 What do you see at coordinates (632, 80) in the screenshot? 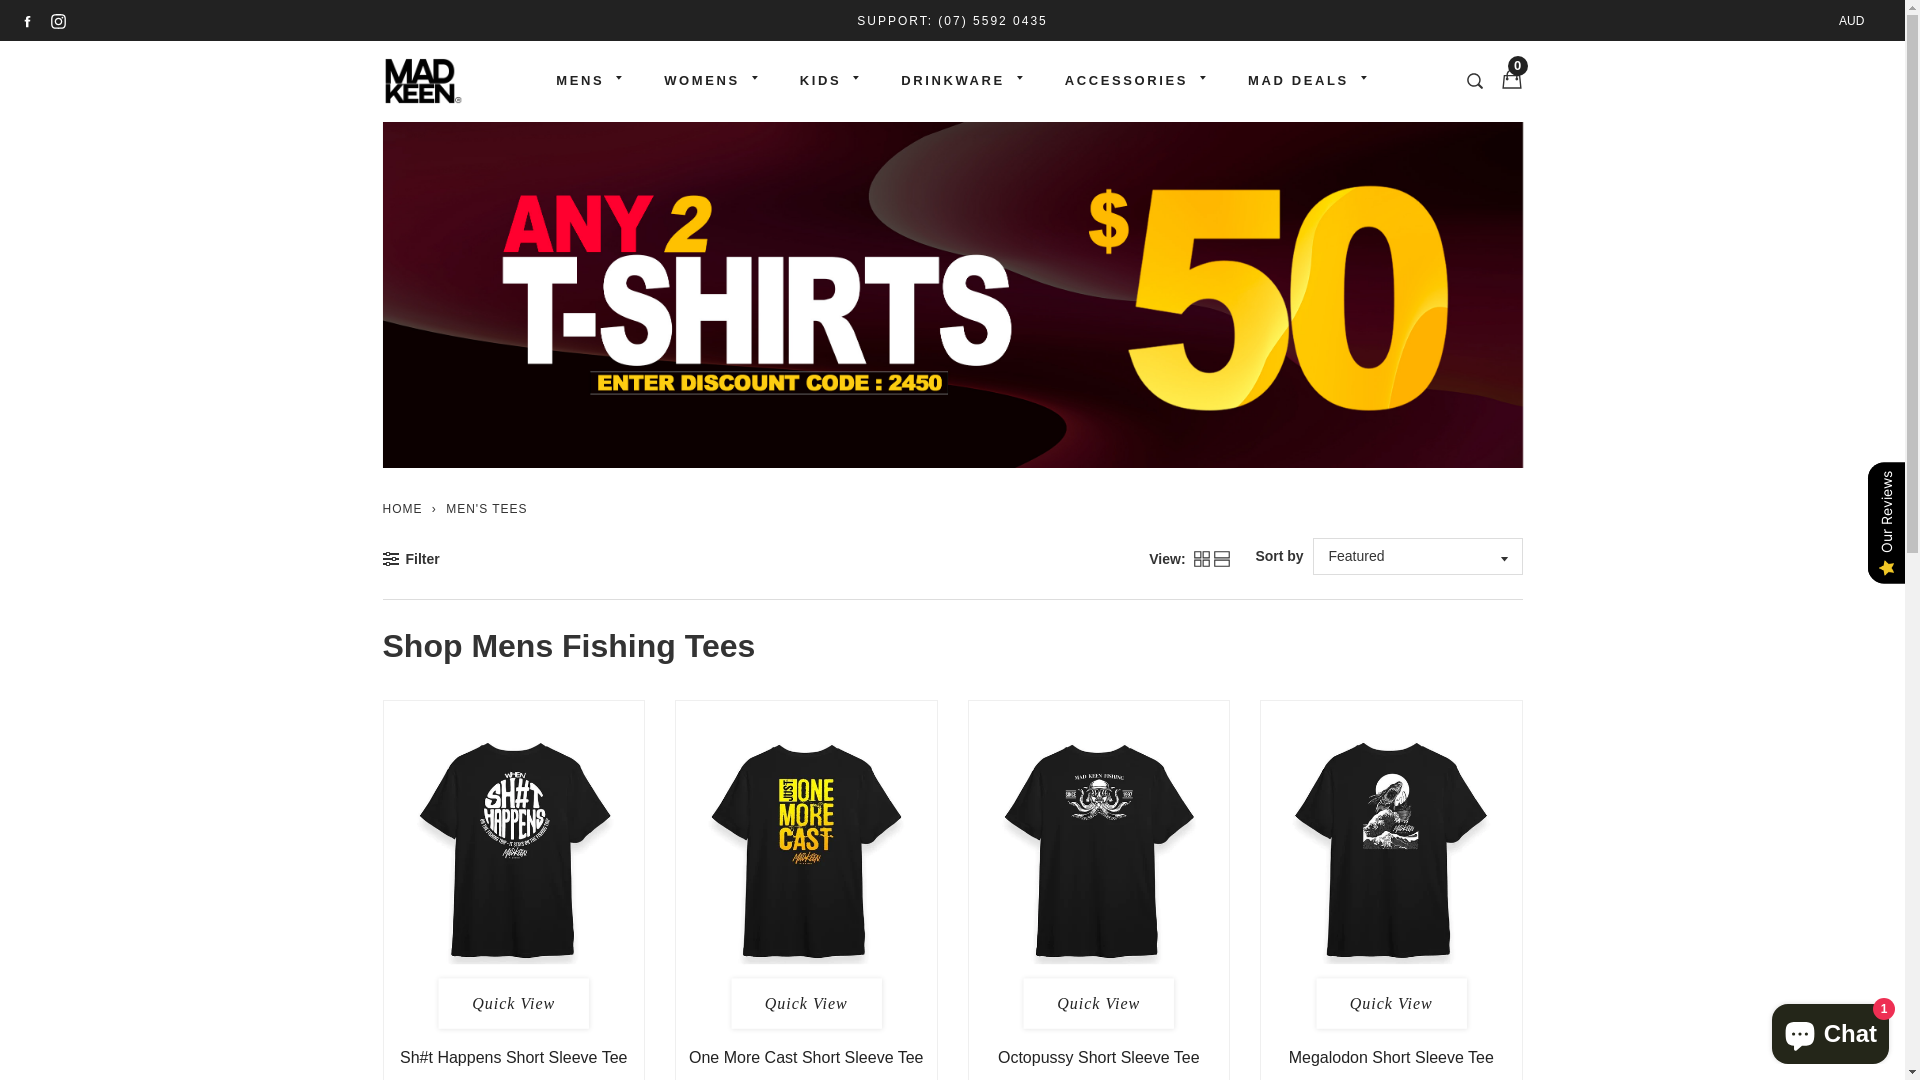
I see `'WOMENS'` at bounding box center [632, 80].